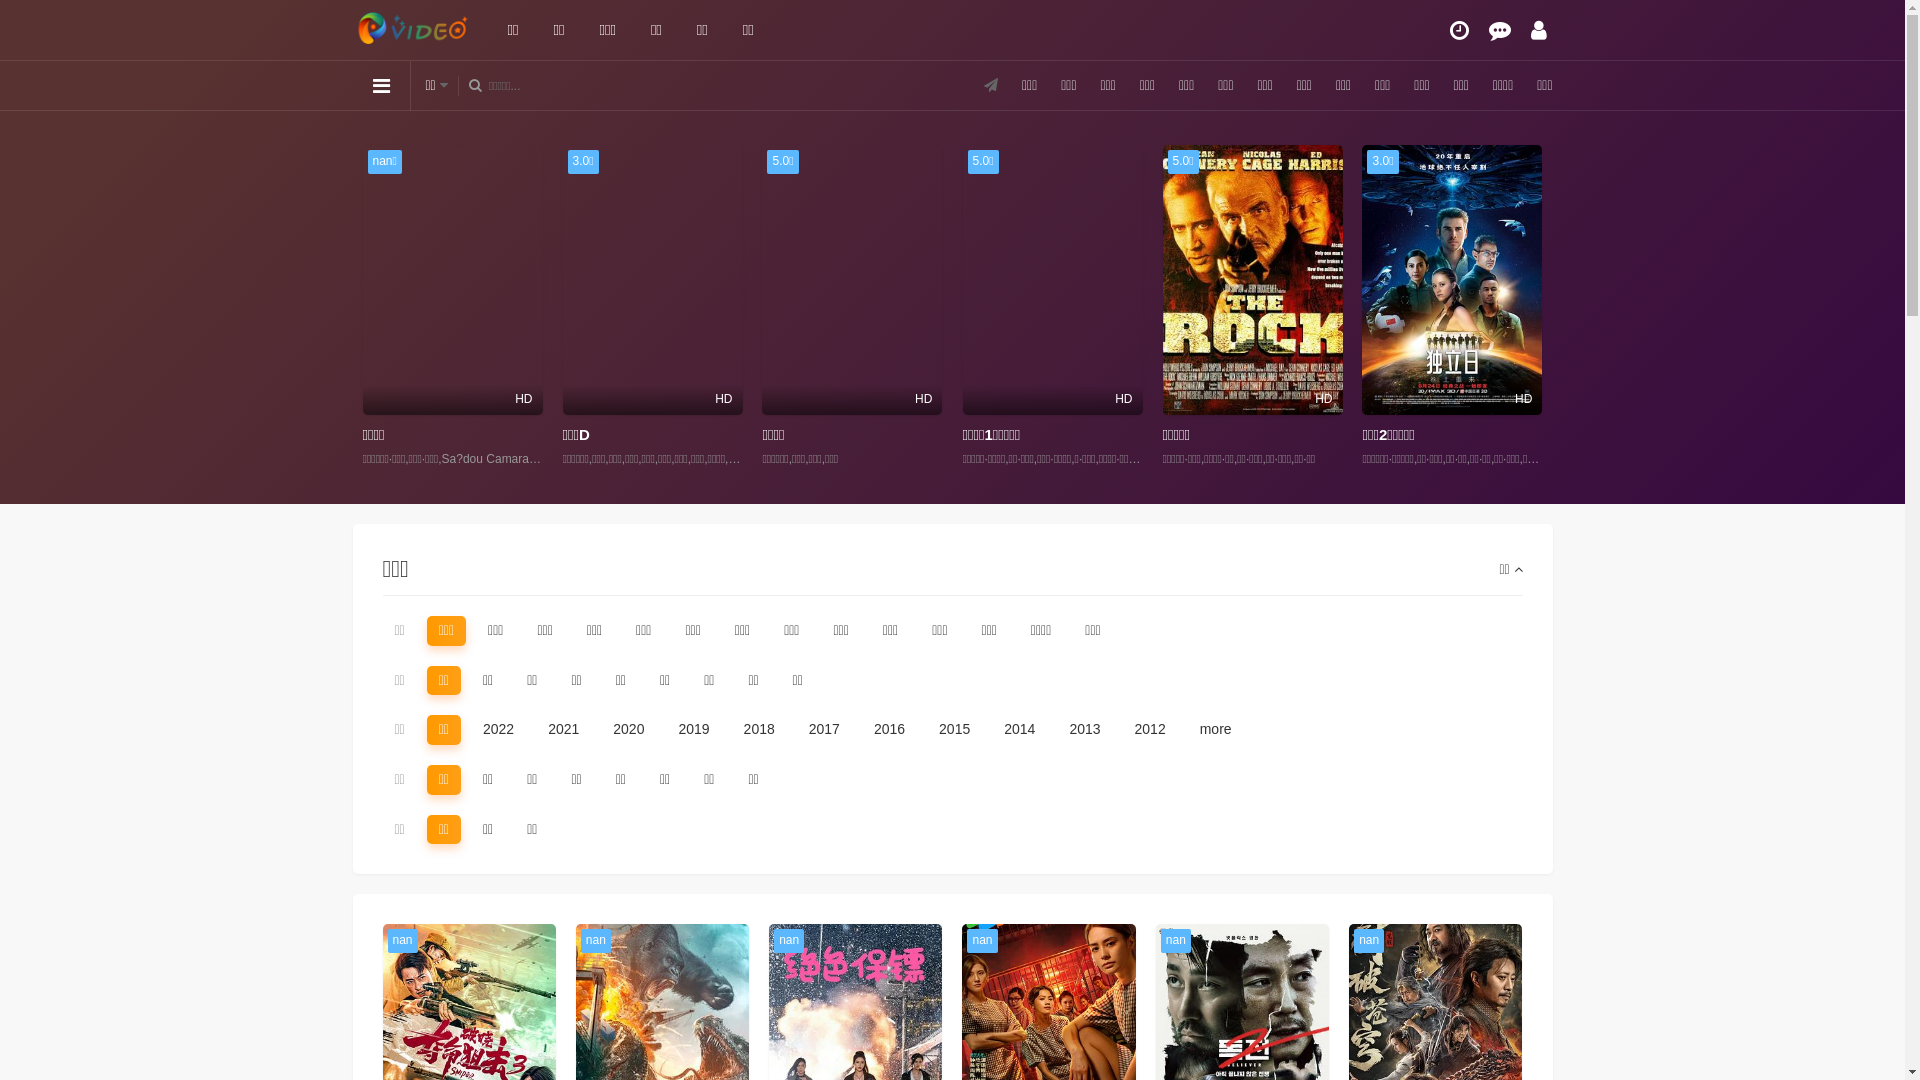 Image resolution: width=1920 pixels, height=1080 pixels. What do you see at coordinates (758, 729) in the screenshot?
I see `'2018'` at bounding box center [758, 729].